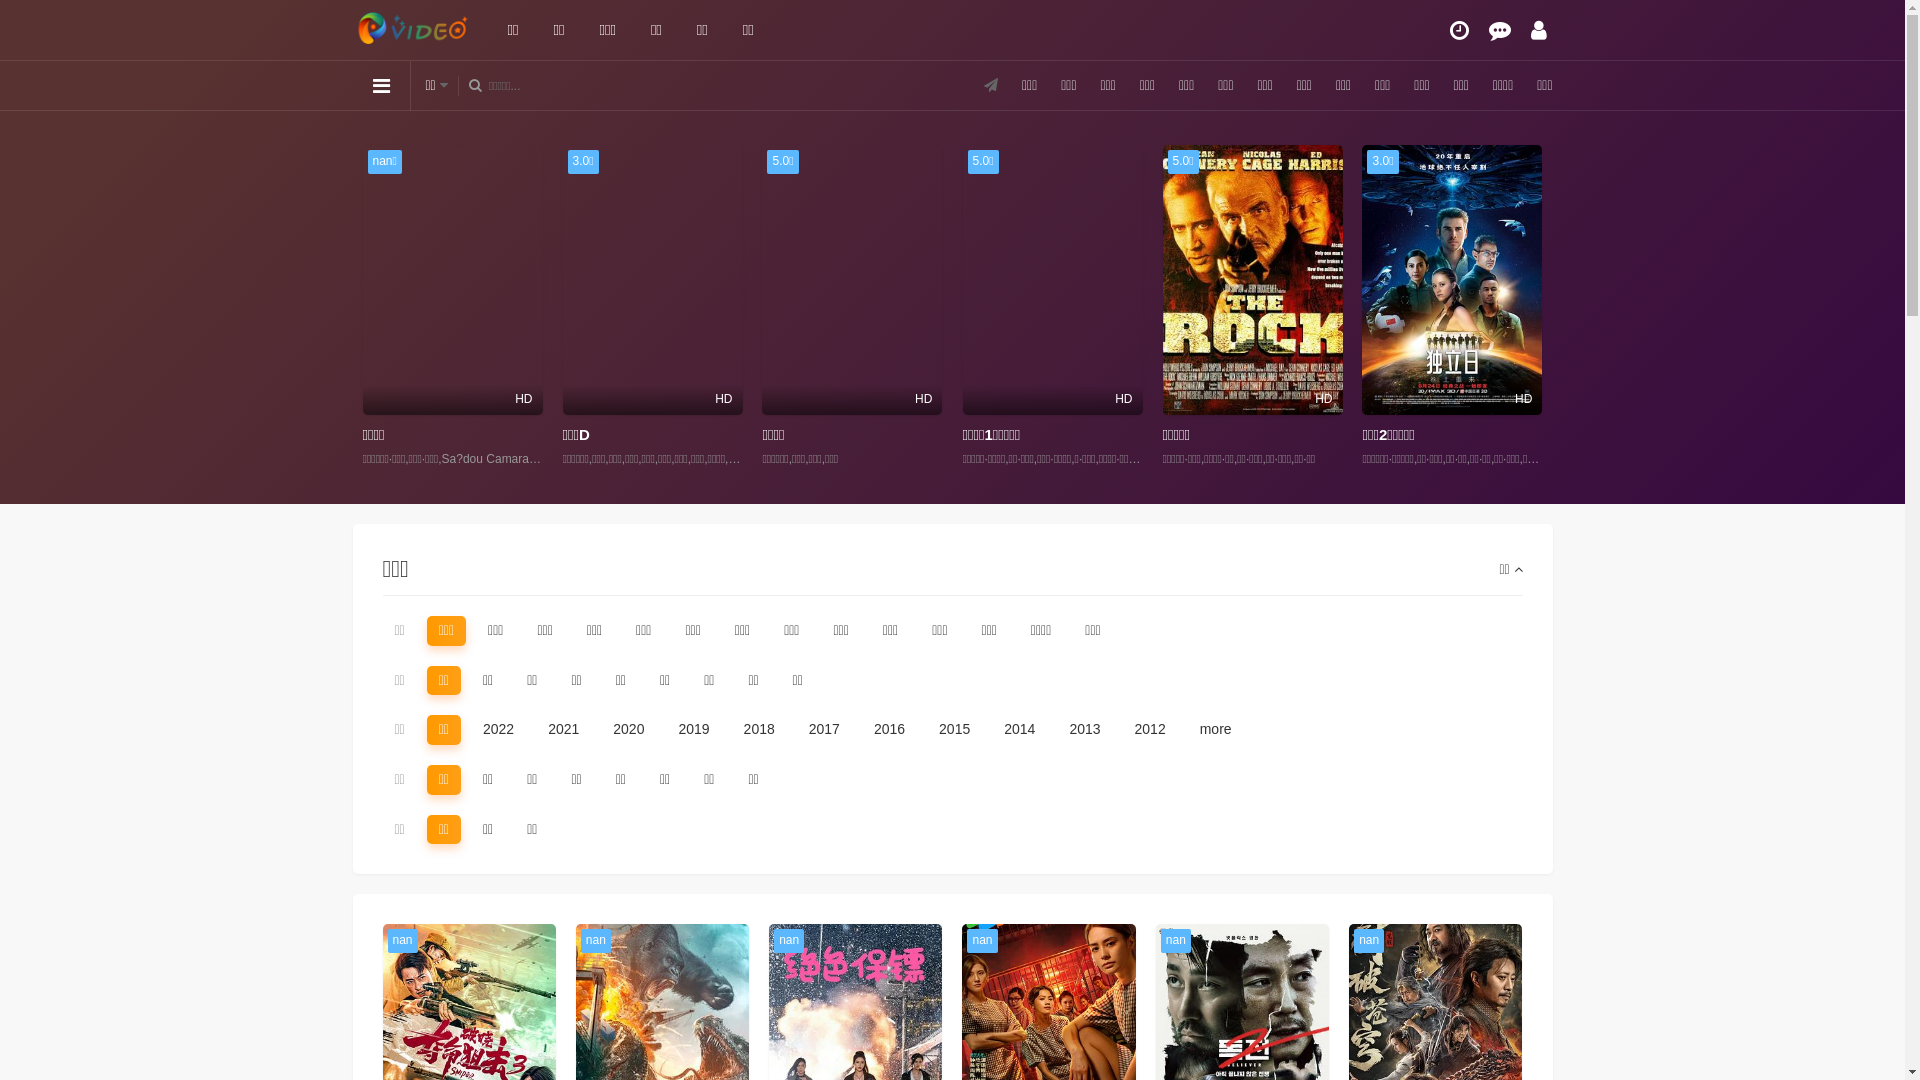 Image resolution: width=1920 pixels, height=1080 pixels. What do you see at coordinates (758, 729) in the screenshot?
I see `'2018'` at bounding box center [758, 729].